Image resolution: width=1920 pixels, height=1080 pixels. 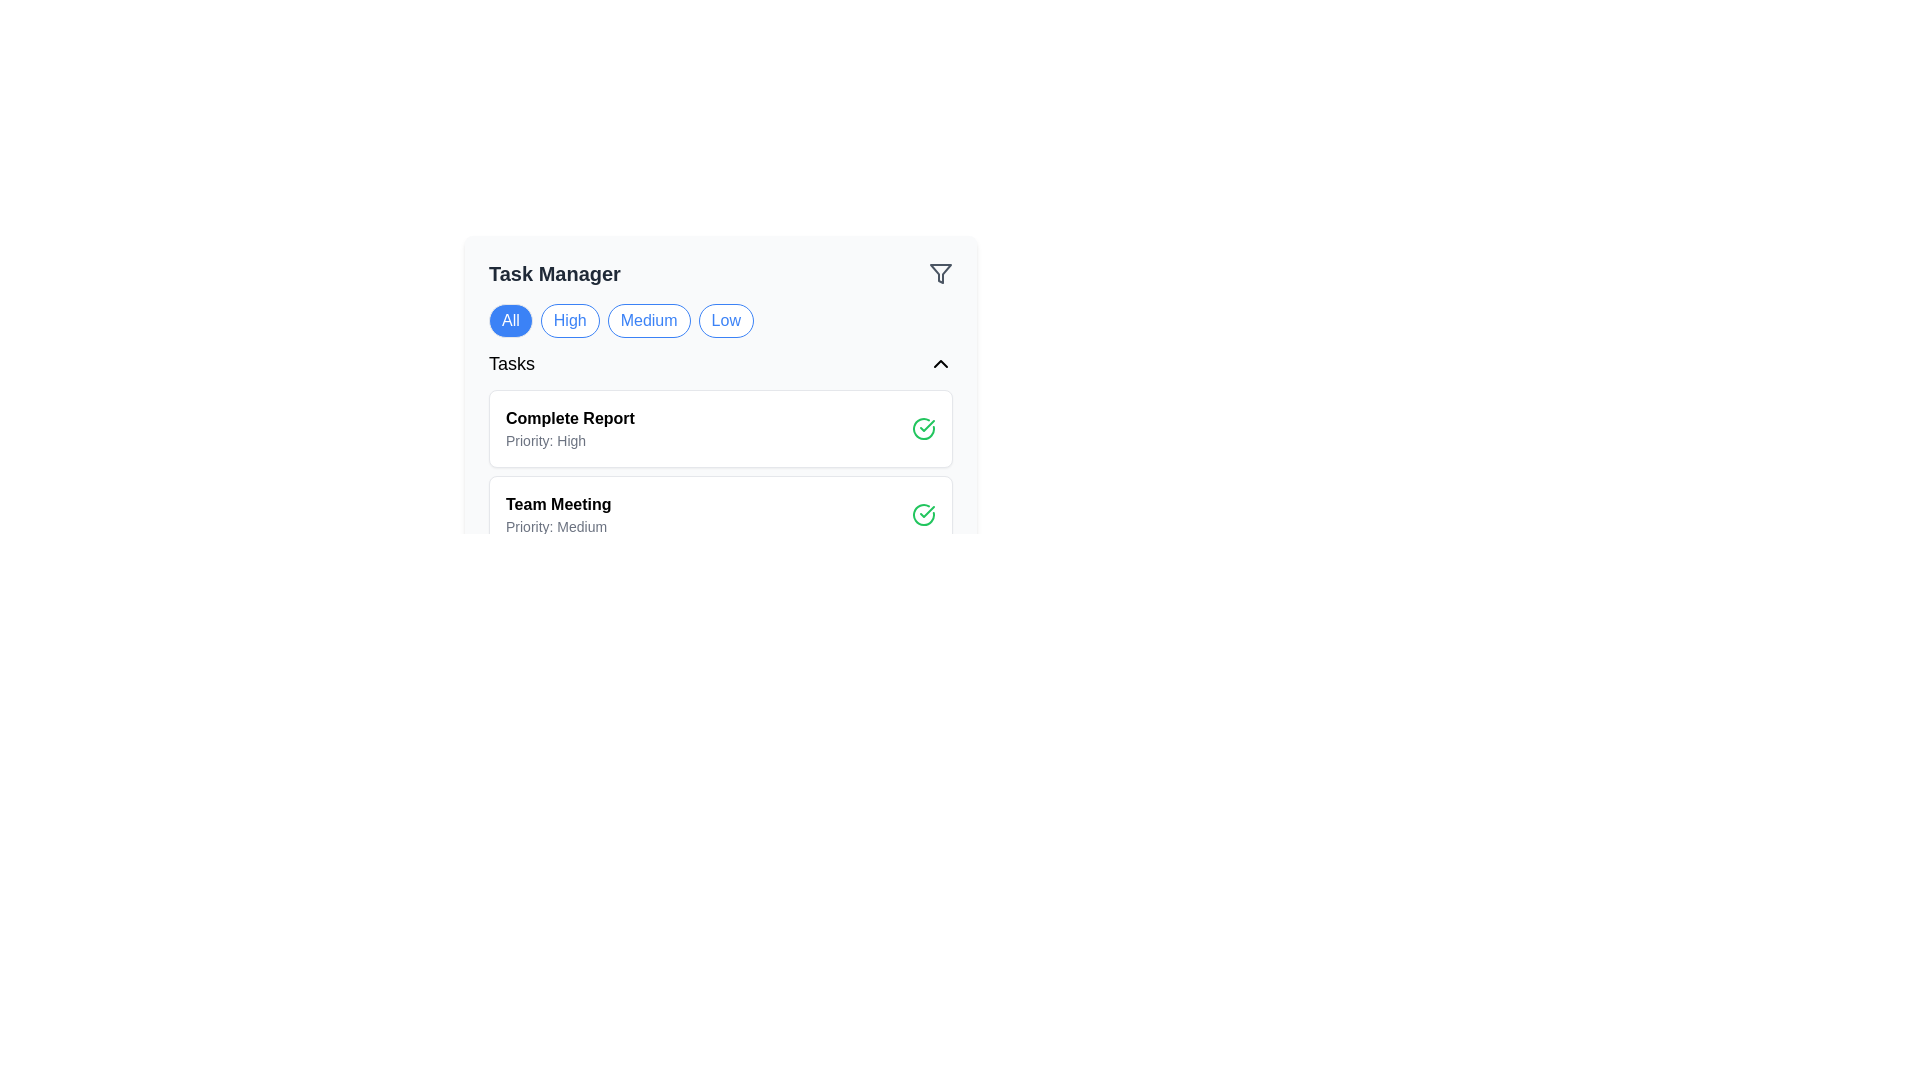 I want to click on the green check mark icon next to the 'Team Meeting' task, so click(x=923, y=427).